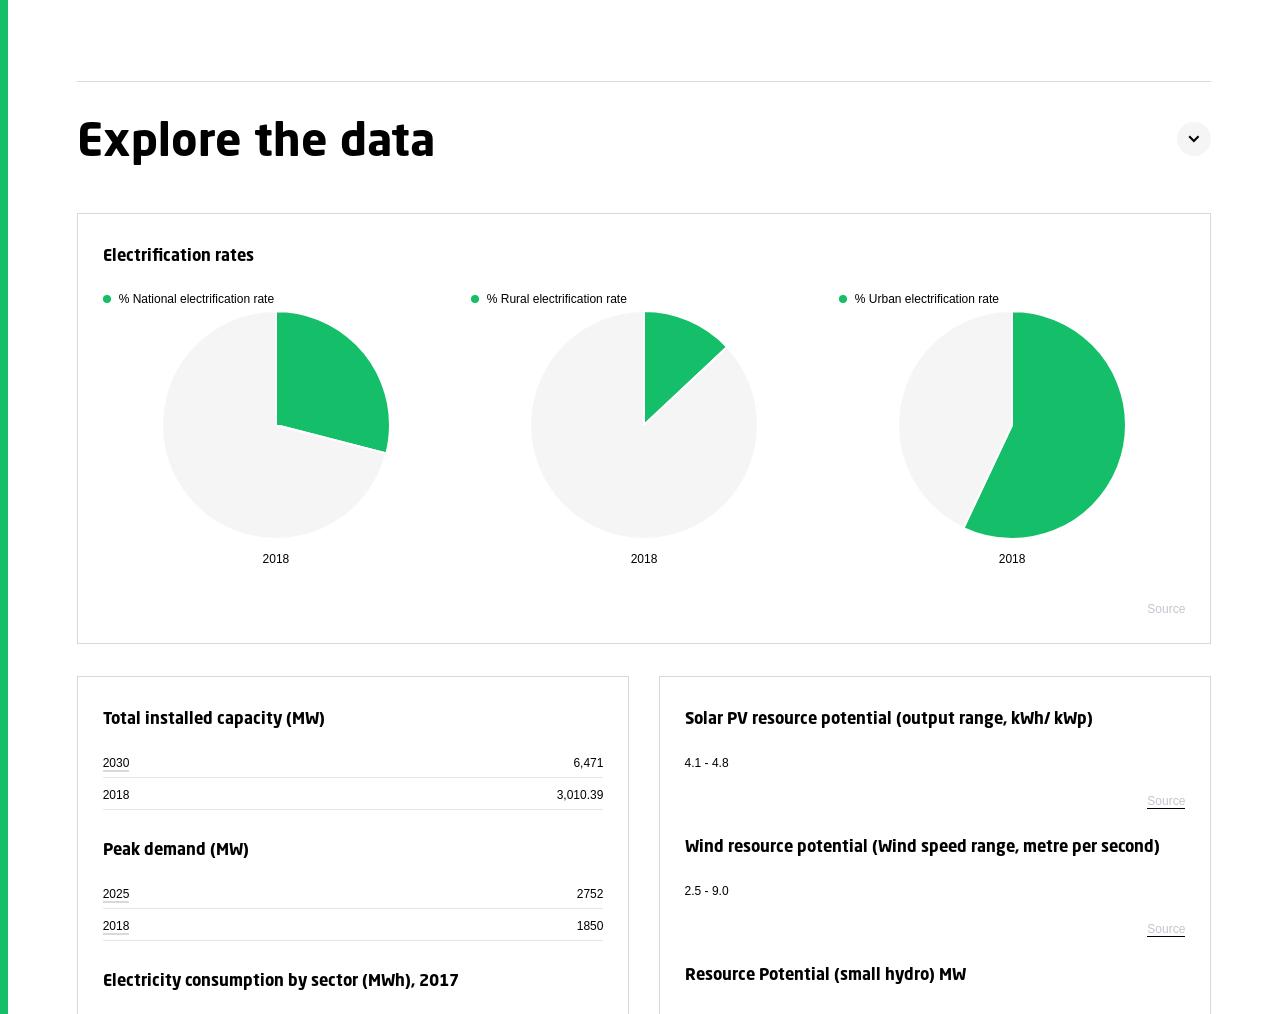 The height and width of the screenshot is (1014, 1280). I want to click on '2030', so click(101, 762).